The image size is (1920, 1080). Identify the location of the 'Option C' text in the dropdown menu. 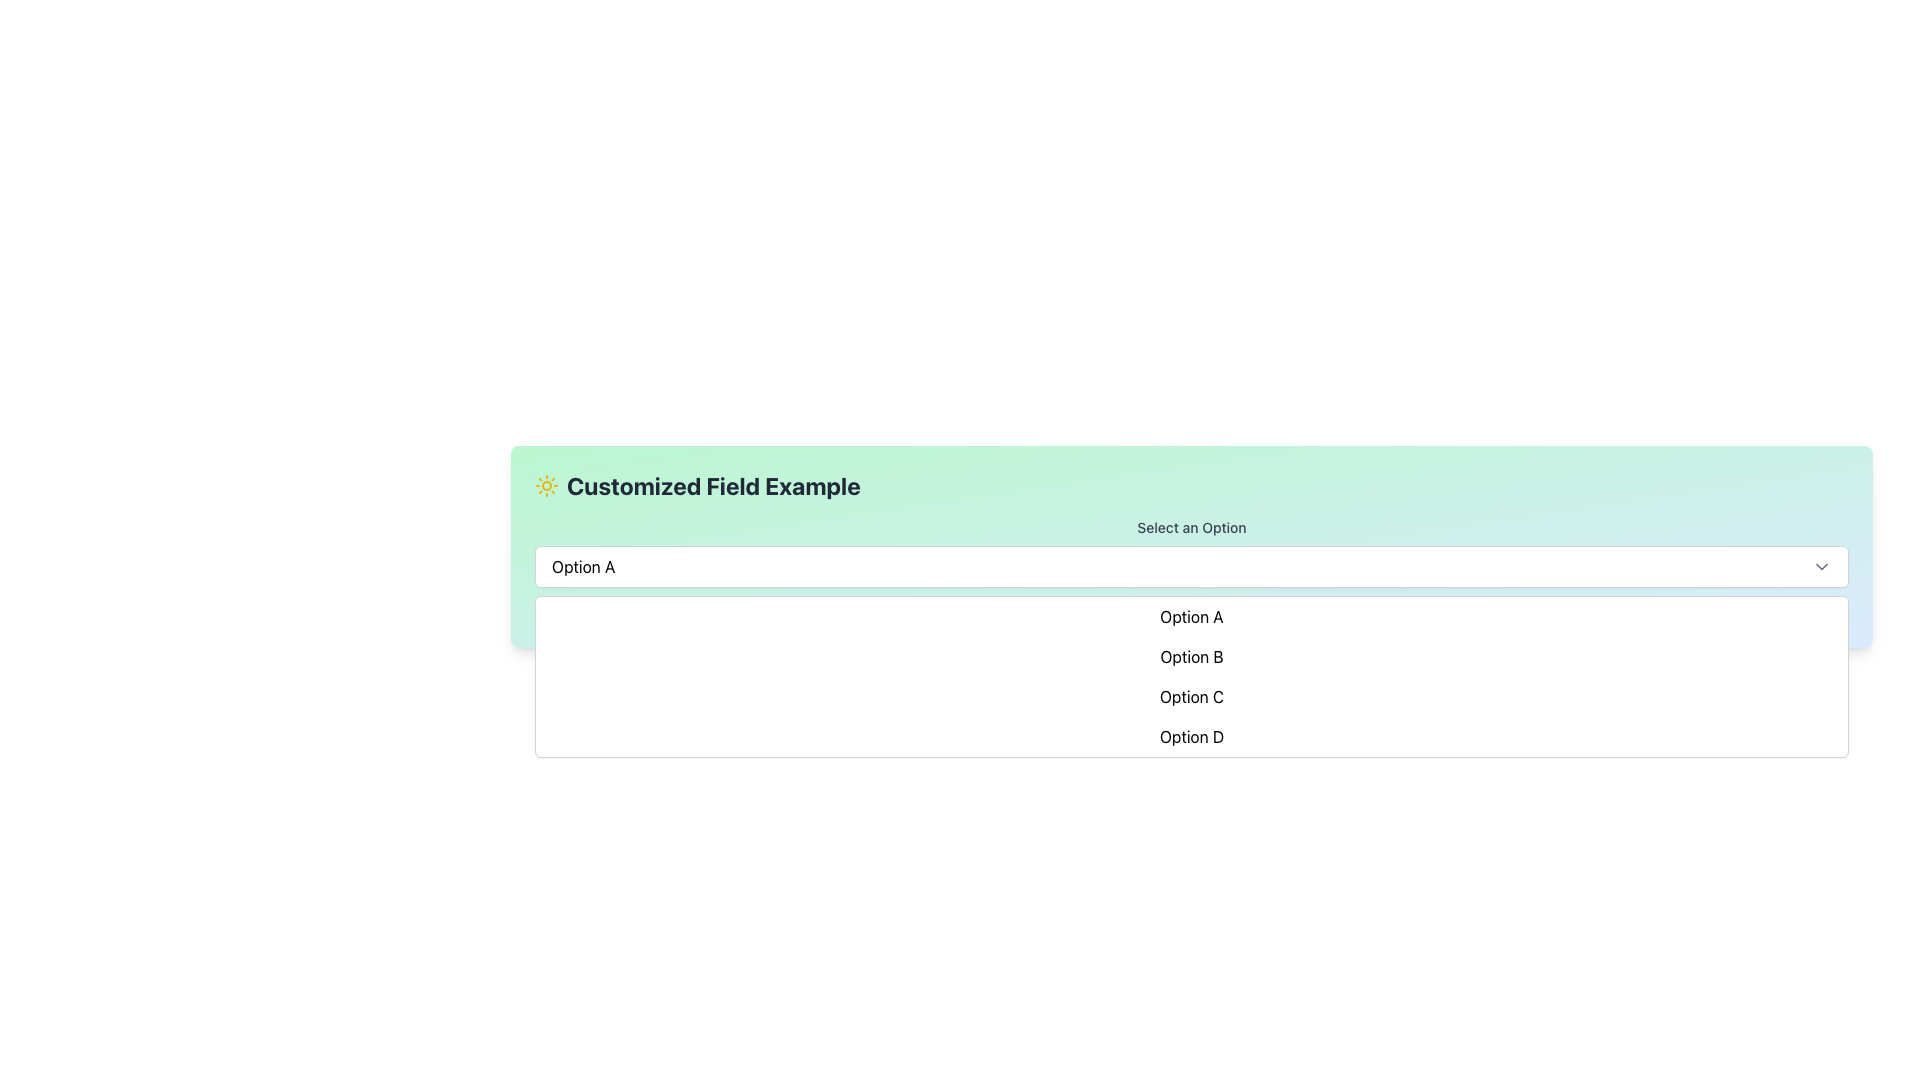
(1191, 696).